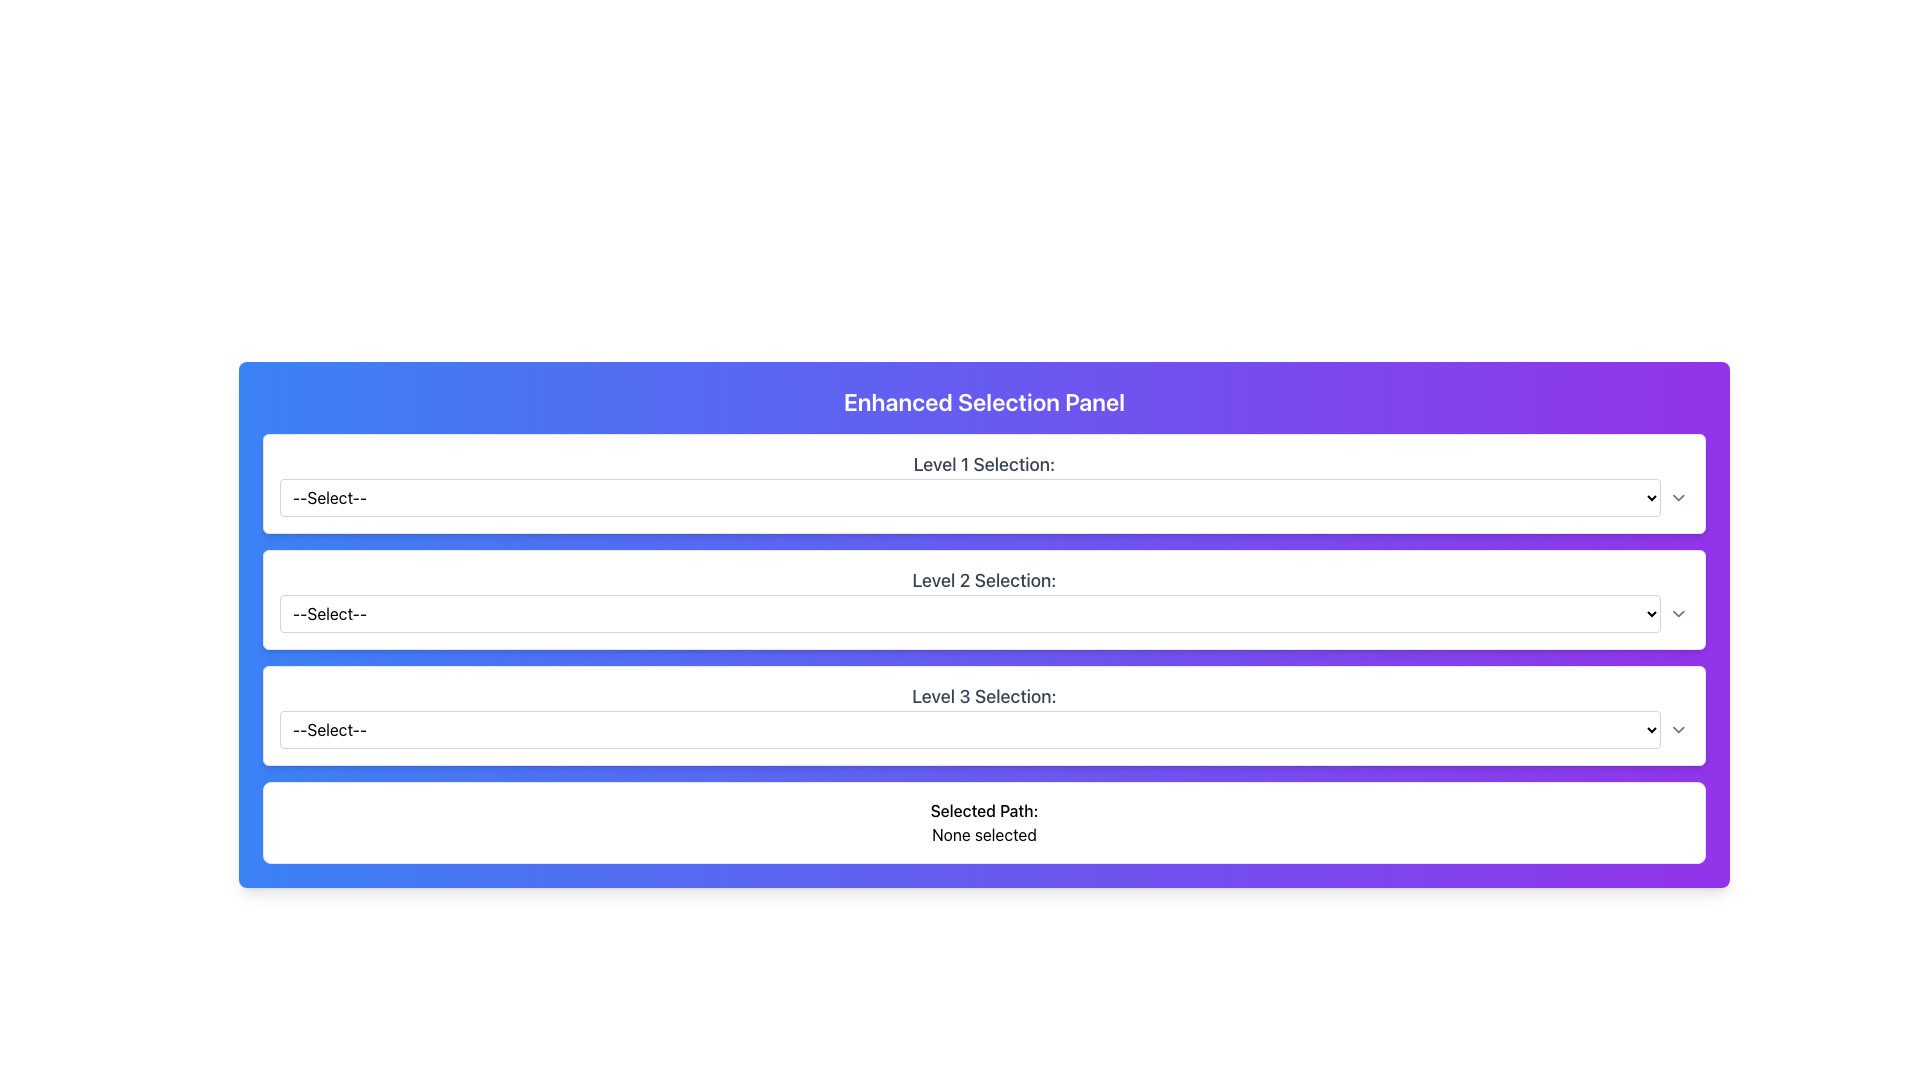 The image size is (1920, 1080). Describe the element at coordinates (1679, 729) in the screenshot. I see `the chevron icon located to the right side within the Level 3 selection dropdown` at that location.